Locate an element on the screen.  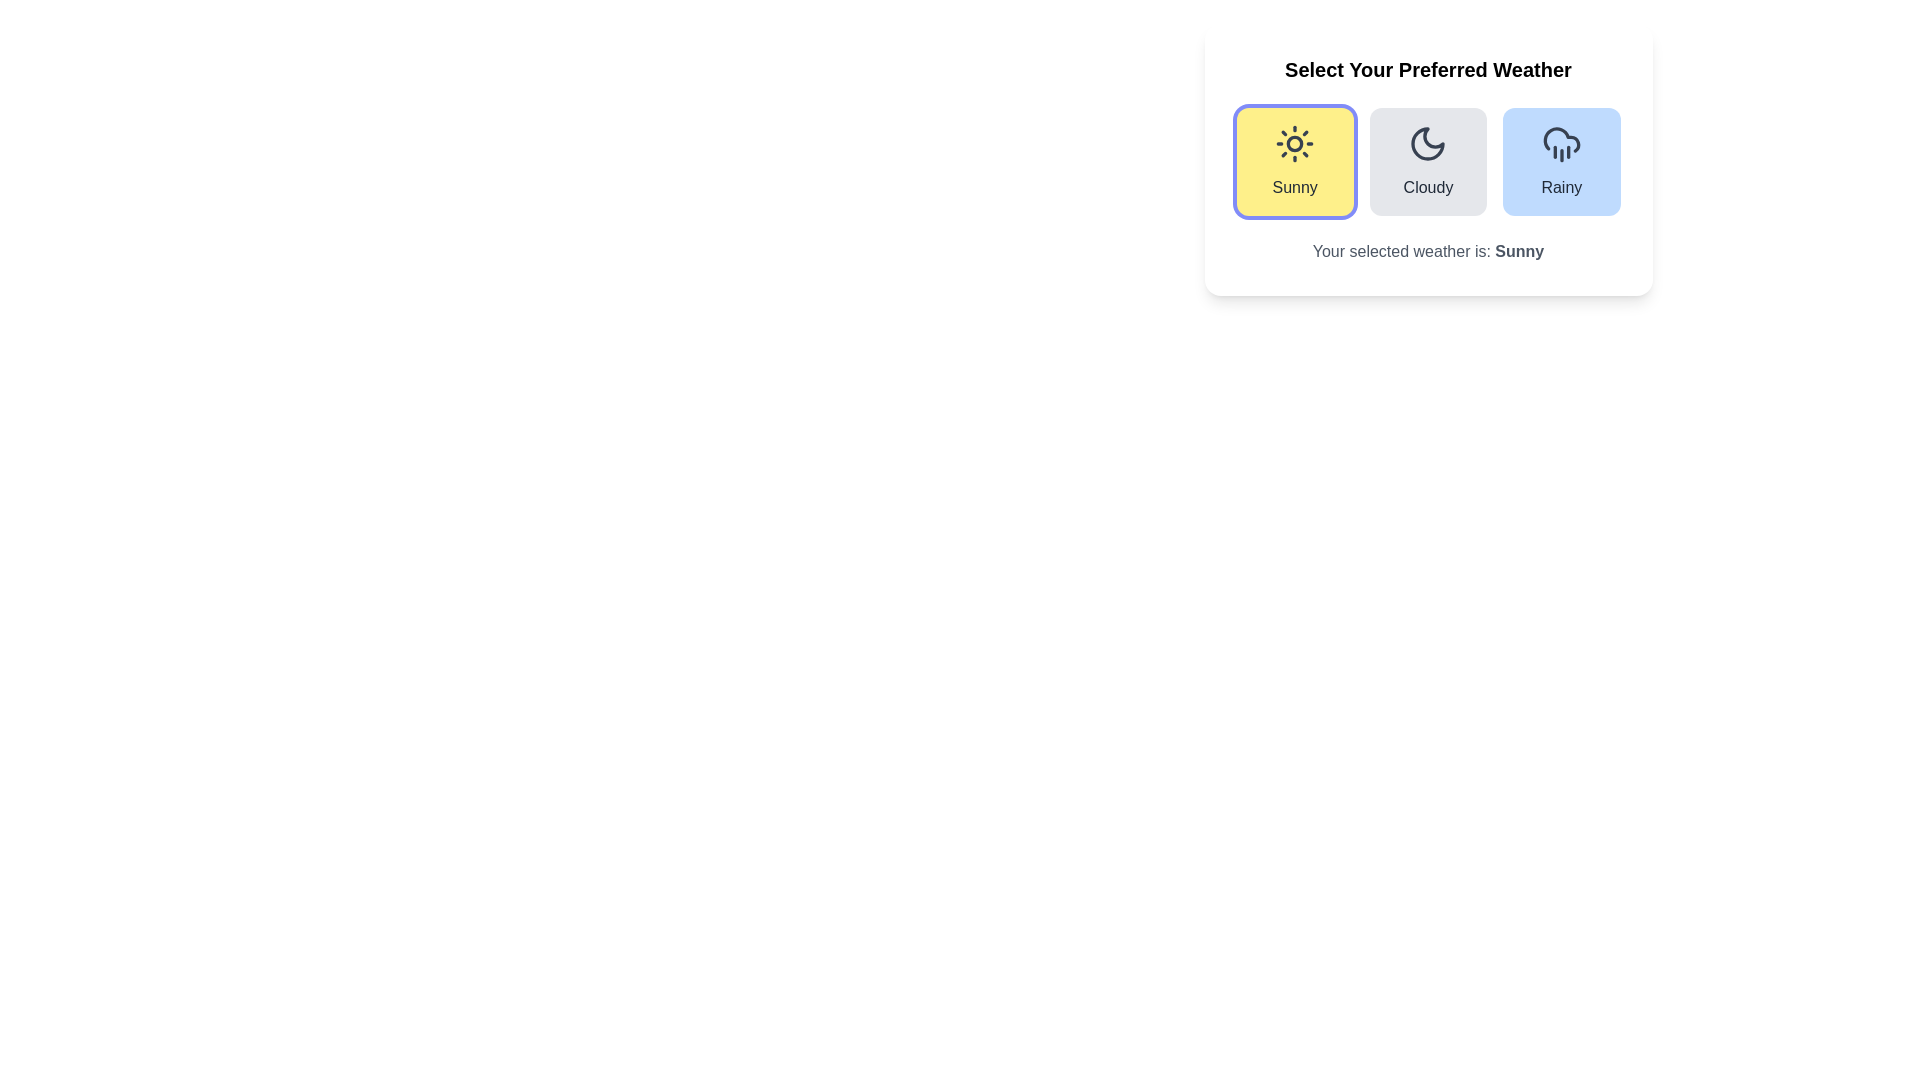
the text heading that states 'Select Your Preferred Weather,' which is positioned at the top of the weather selection options is located at coordinates (1427, 68).